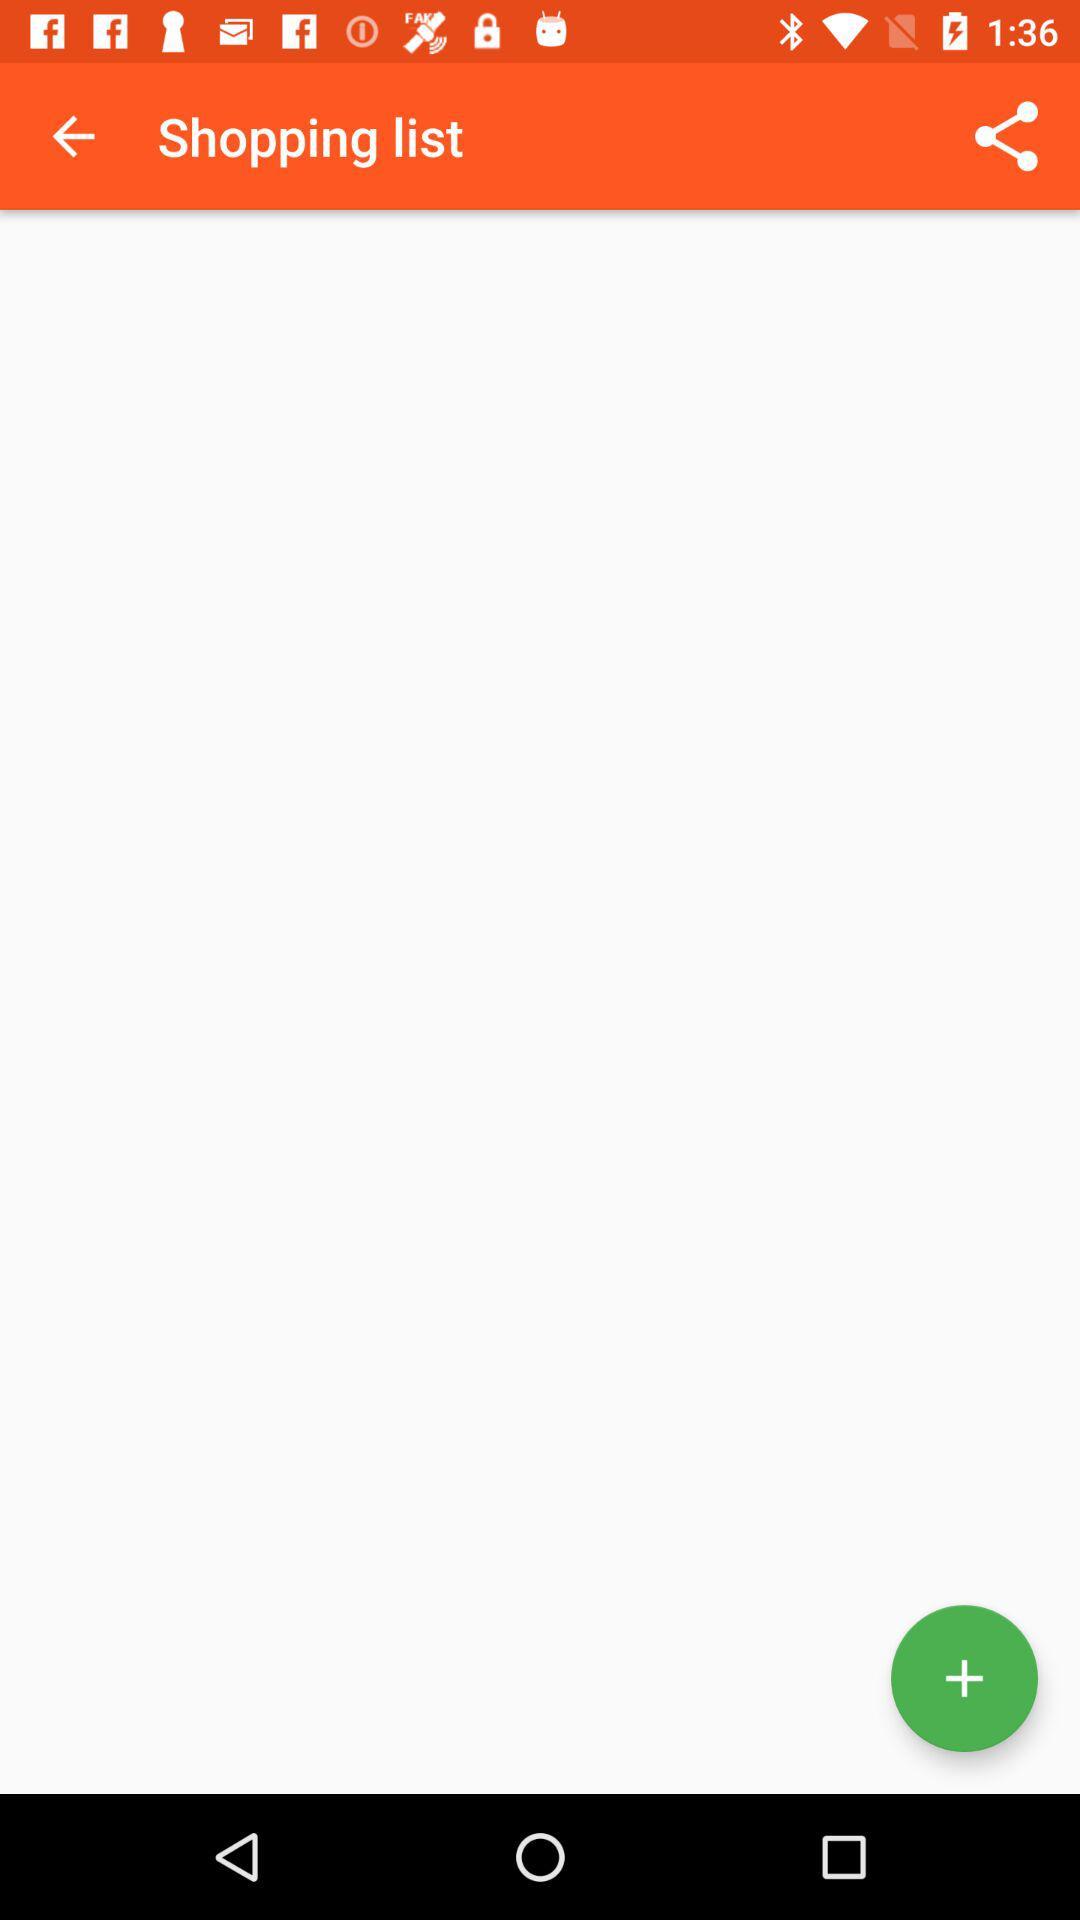 This screenshot has width=1080, height=1920. Describe the element at coordinates (1006, 135) in the screenshot. I see `icon at the top right corner` at that location.